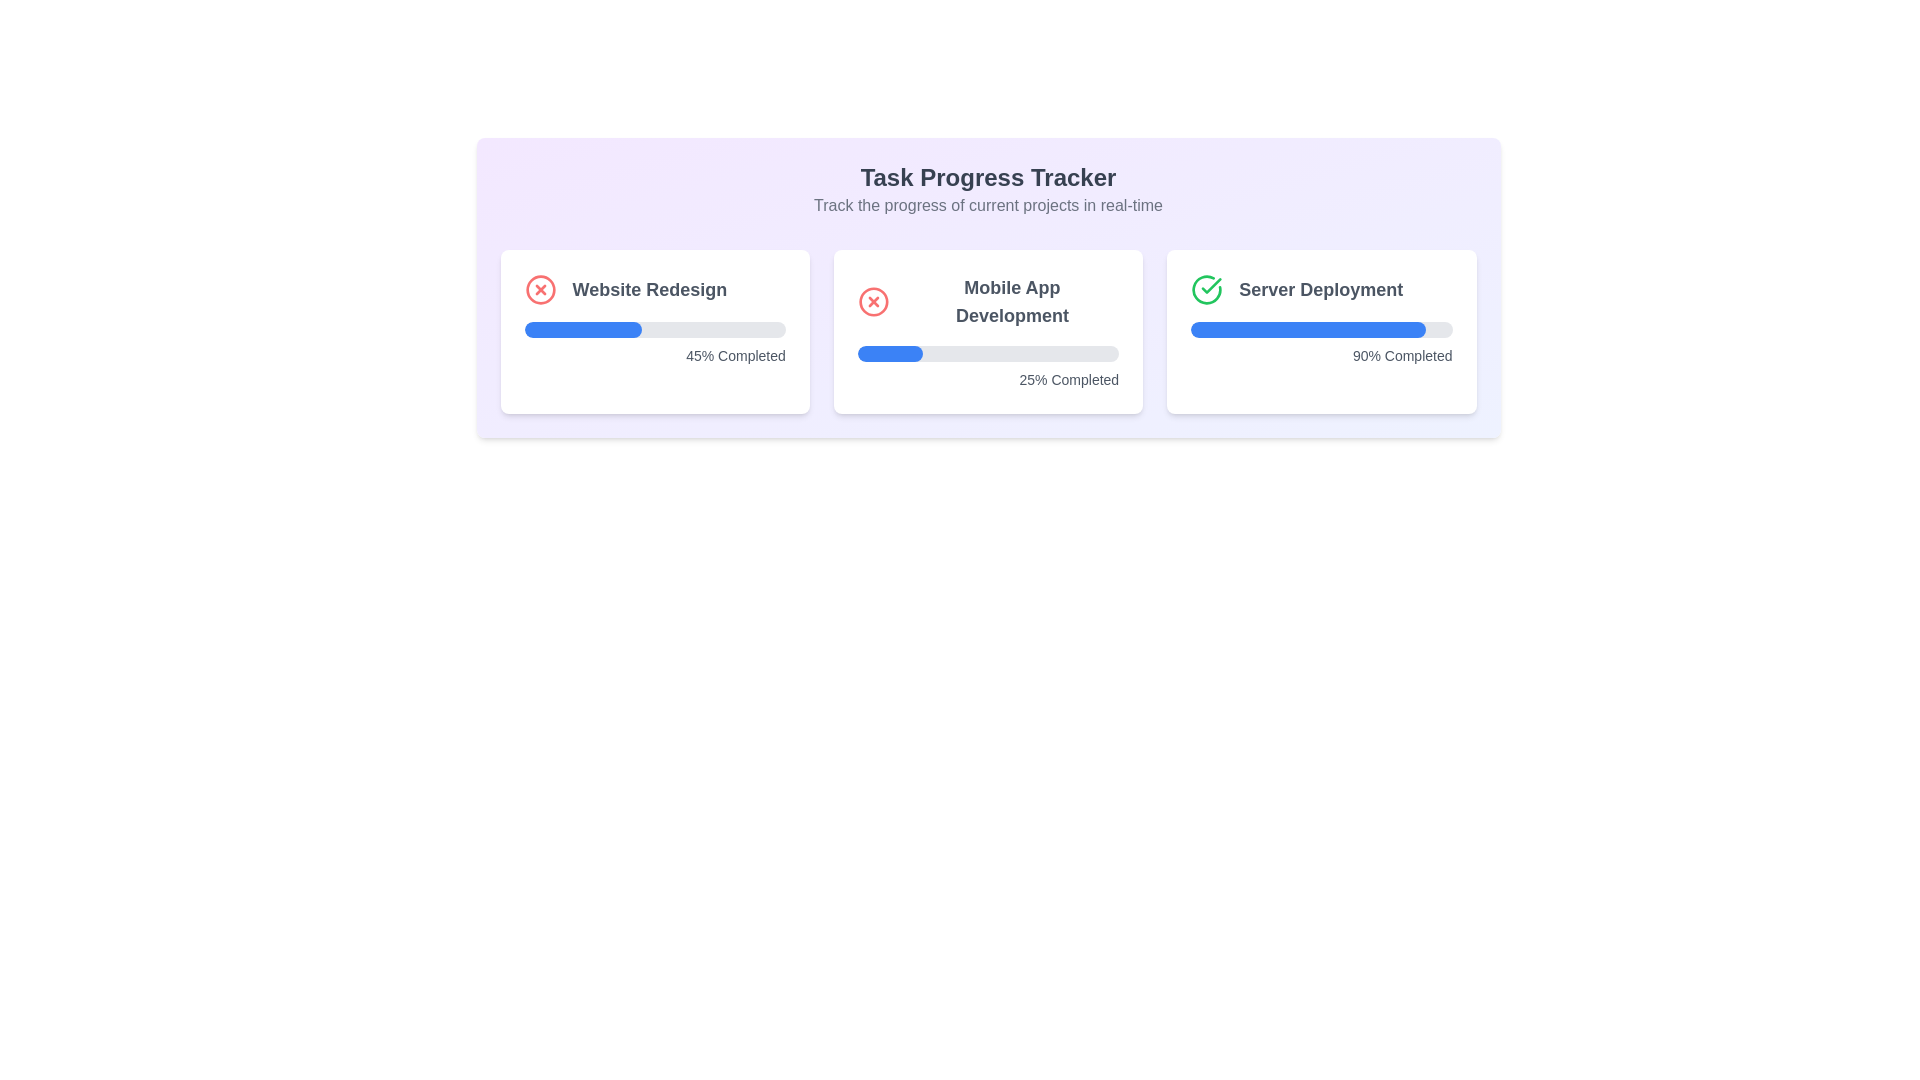  What do you see at coordinates (1308, 329) in the screenshot?
I see `the Progress Bar in the 'Server Deployment' card, which visually indicates the progress of the task and is positioned below the title and icon, above the text '90% Completed'` at bounding box center [1308, 329].